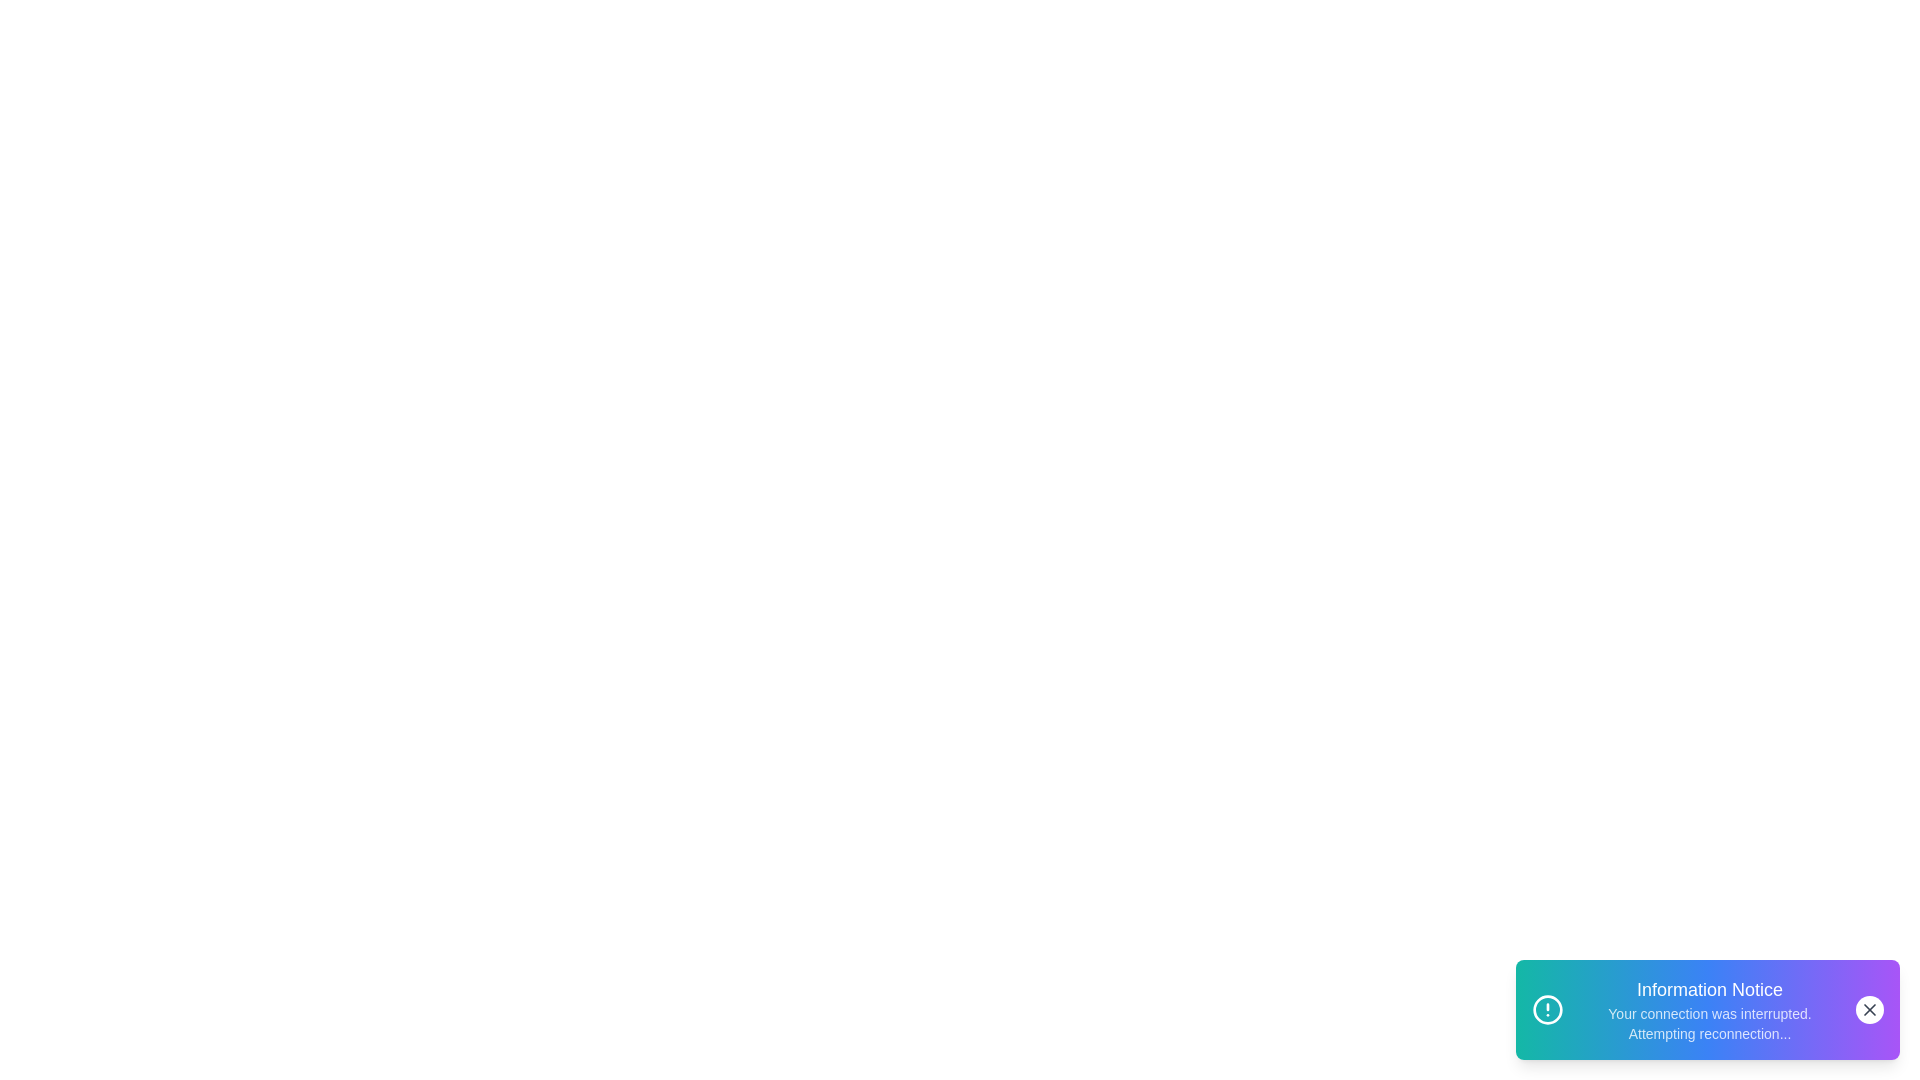 This screenshot has height=1080, width=1920. Describe the element at coordinates (1869, 1010) in the screenshot. I see `the close button to dismiss the notification` at that location.